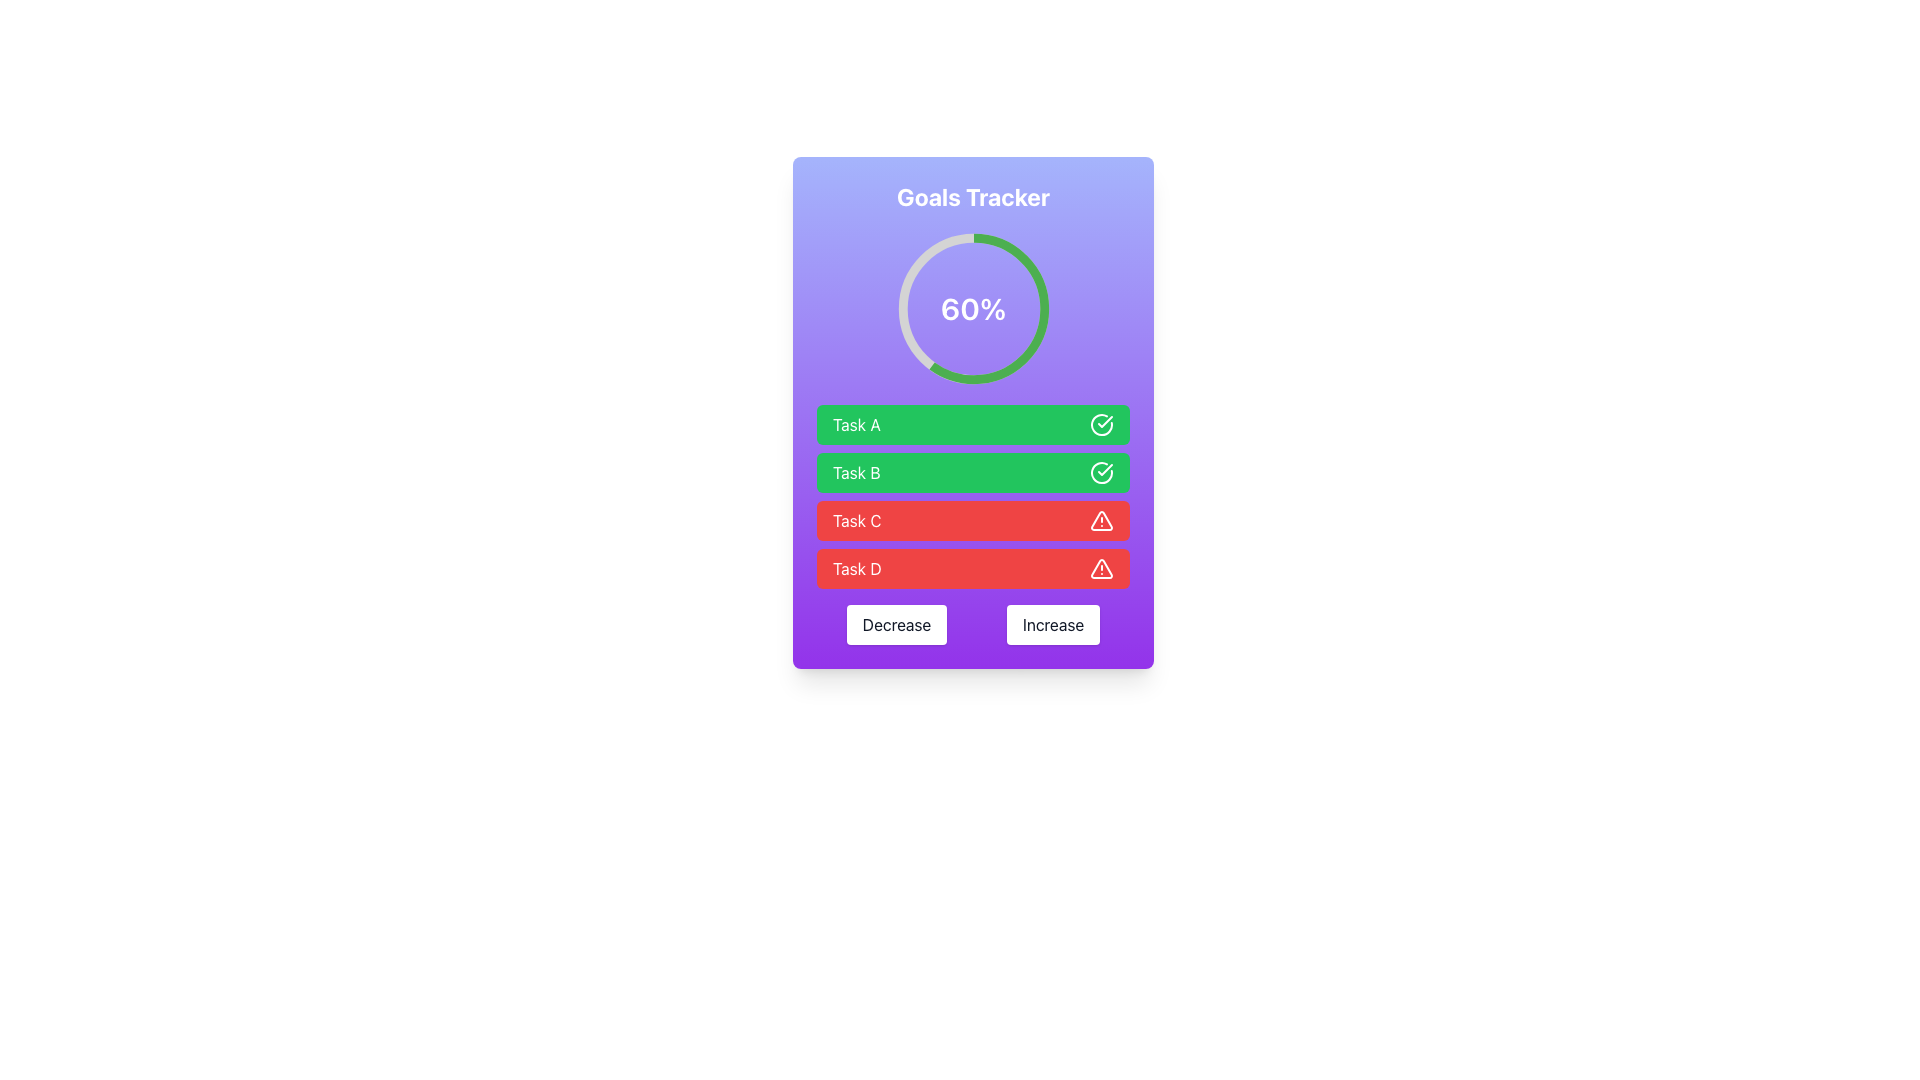 The height and width of the screenshot is (1080, 1920). What do you see at coordinates (1101, 473) in the screenshot?
I see `the completed task indicator icon for 'Task B', which is the second icon in the task list, located to the right of the 'Task B' text` at bounding box center [1101, 473].